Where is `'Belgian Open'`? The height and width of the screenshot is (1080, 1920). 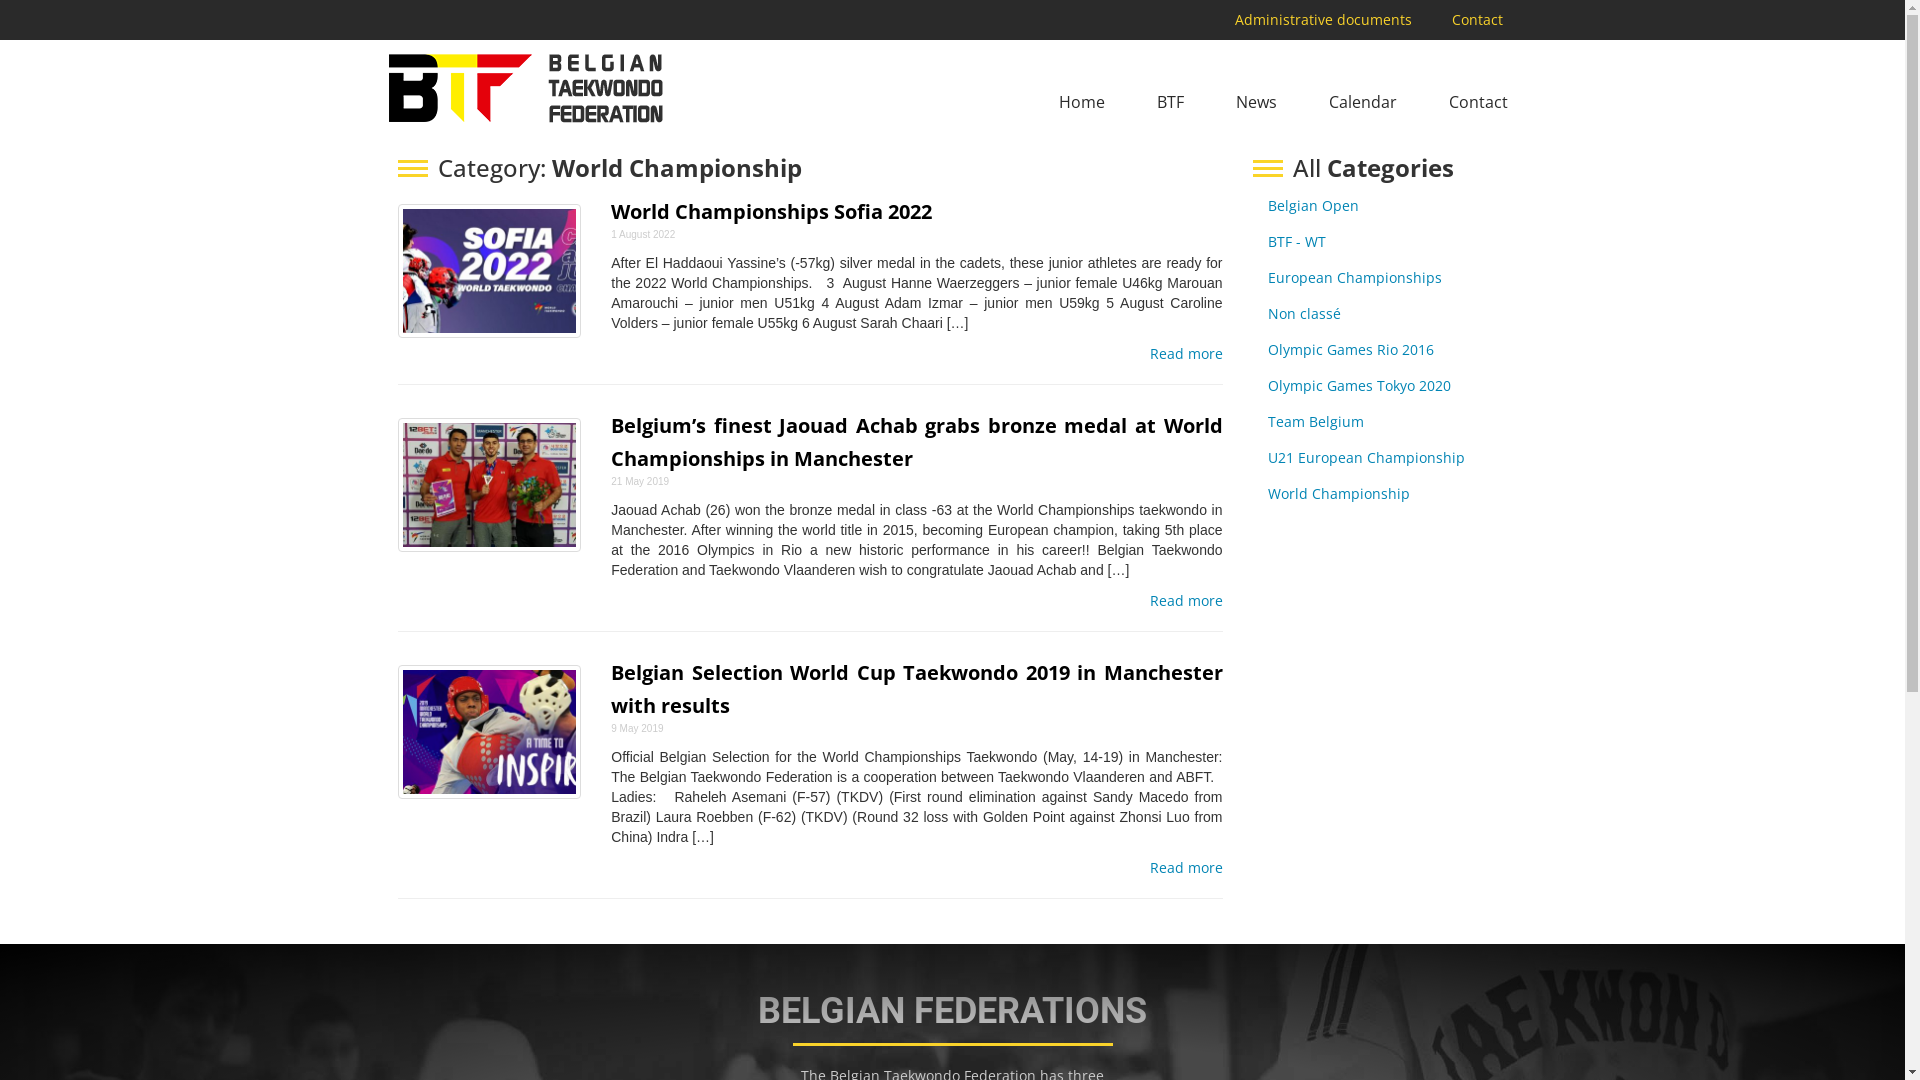 'Belgian Open' is located at coordinates (1266, 205).